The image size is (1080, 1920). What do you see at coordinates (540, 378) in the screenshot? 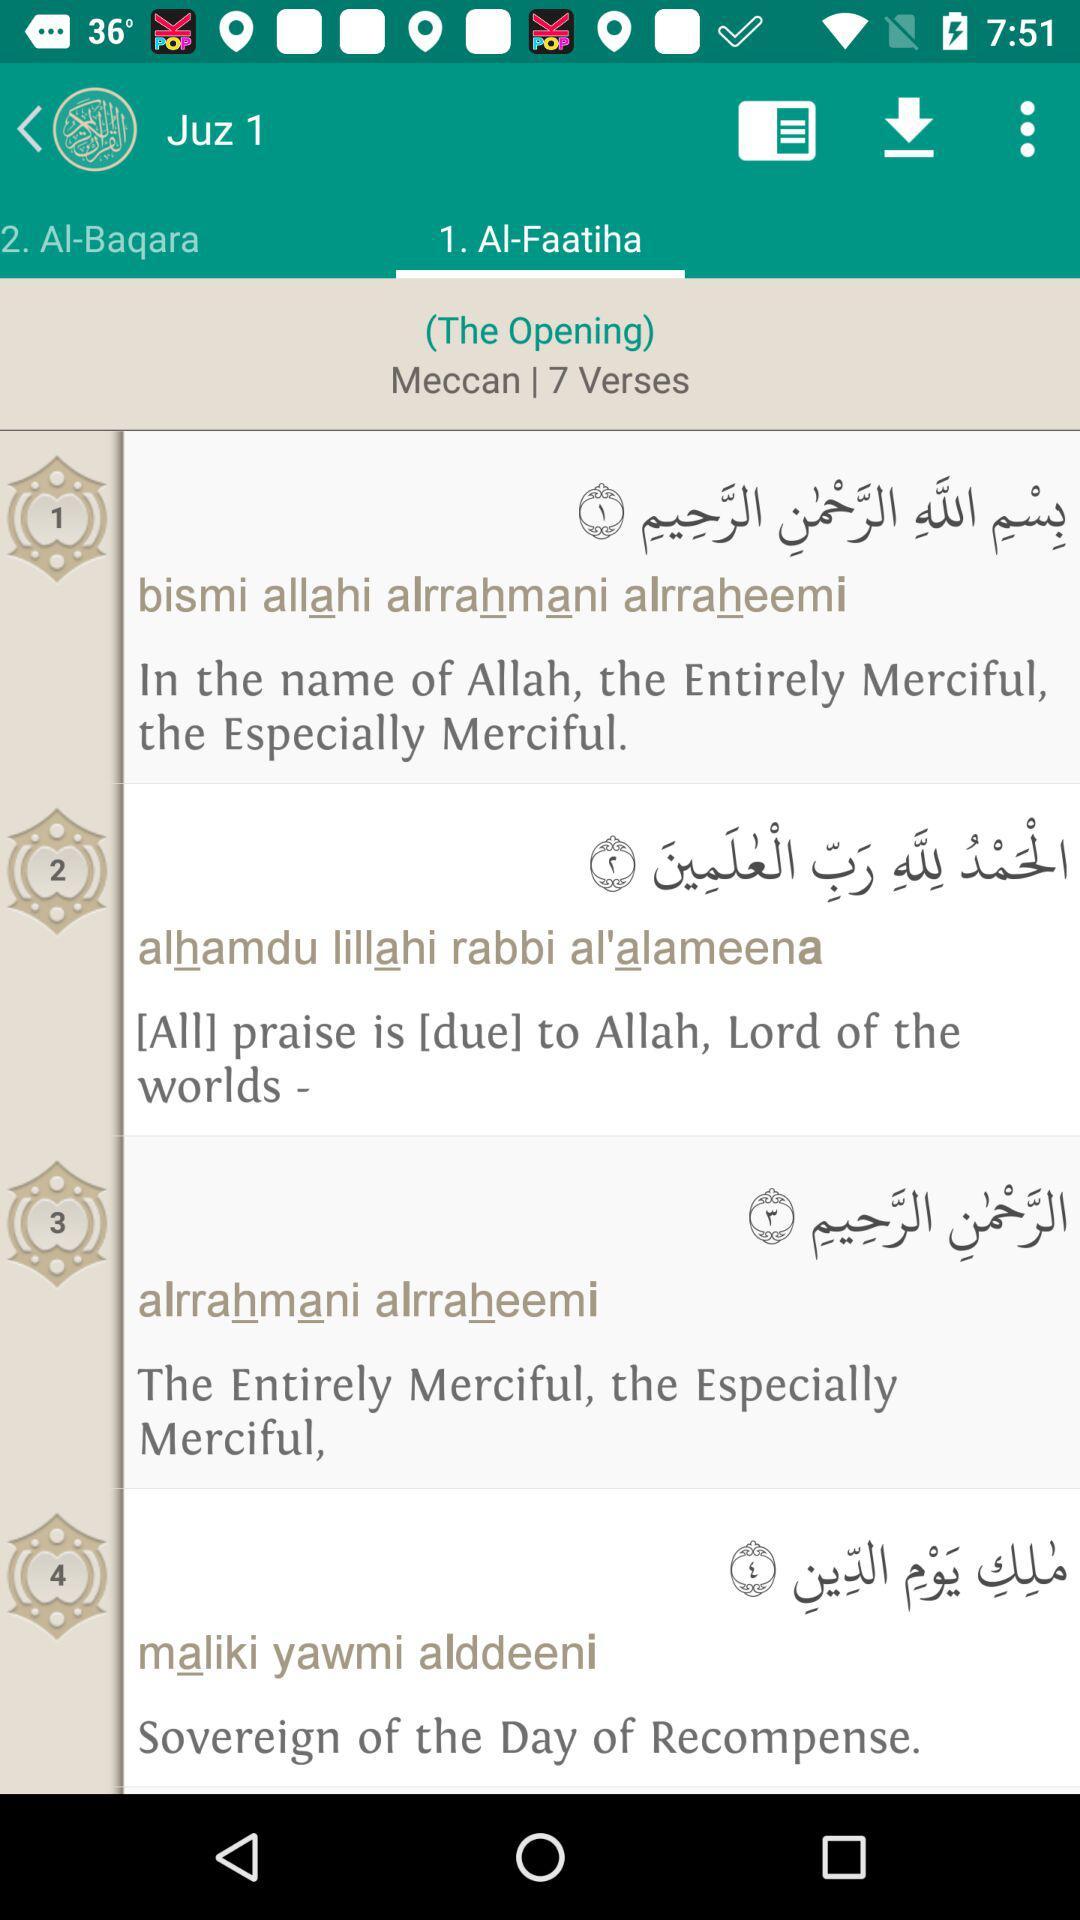
I see `meccan | 7 verses` at bounding box center [540, 378].